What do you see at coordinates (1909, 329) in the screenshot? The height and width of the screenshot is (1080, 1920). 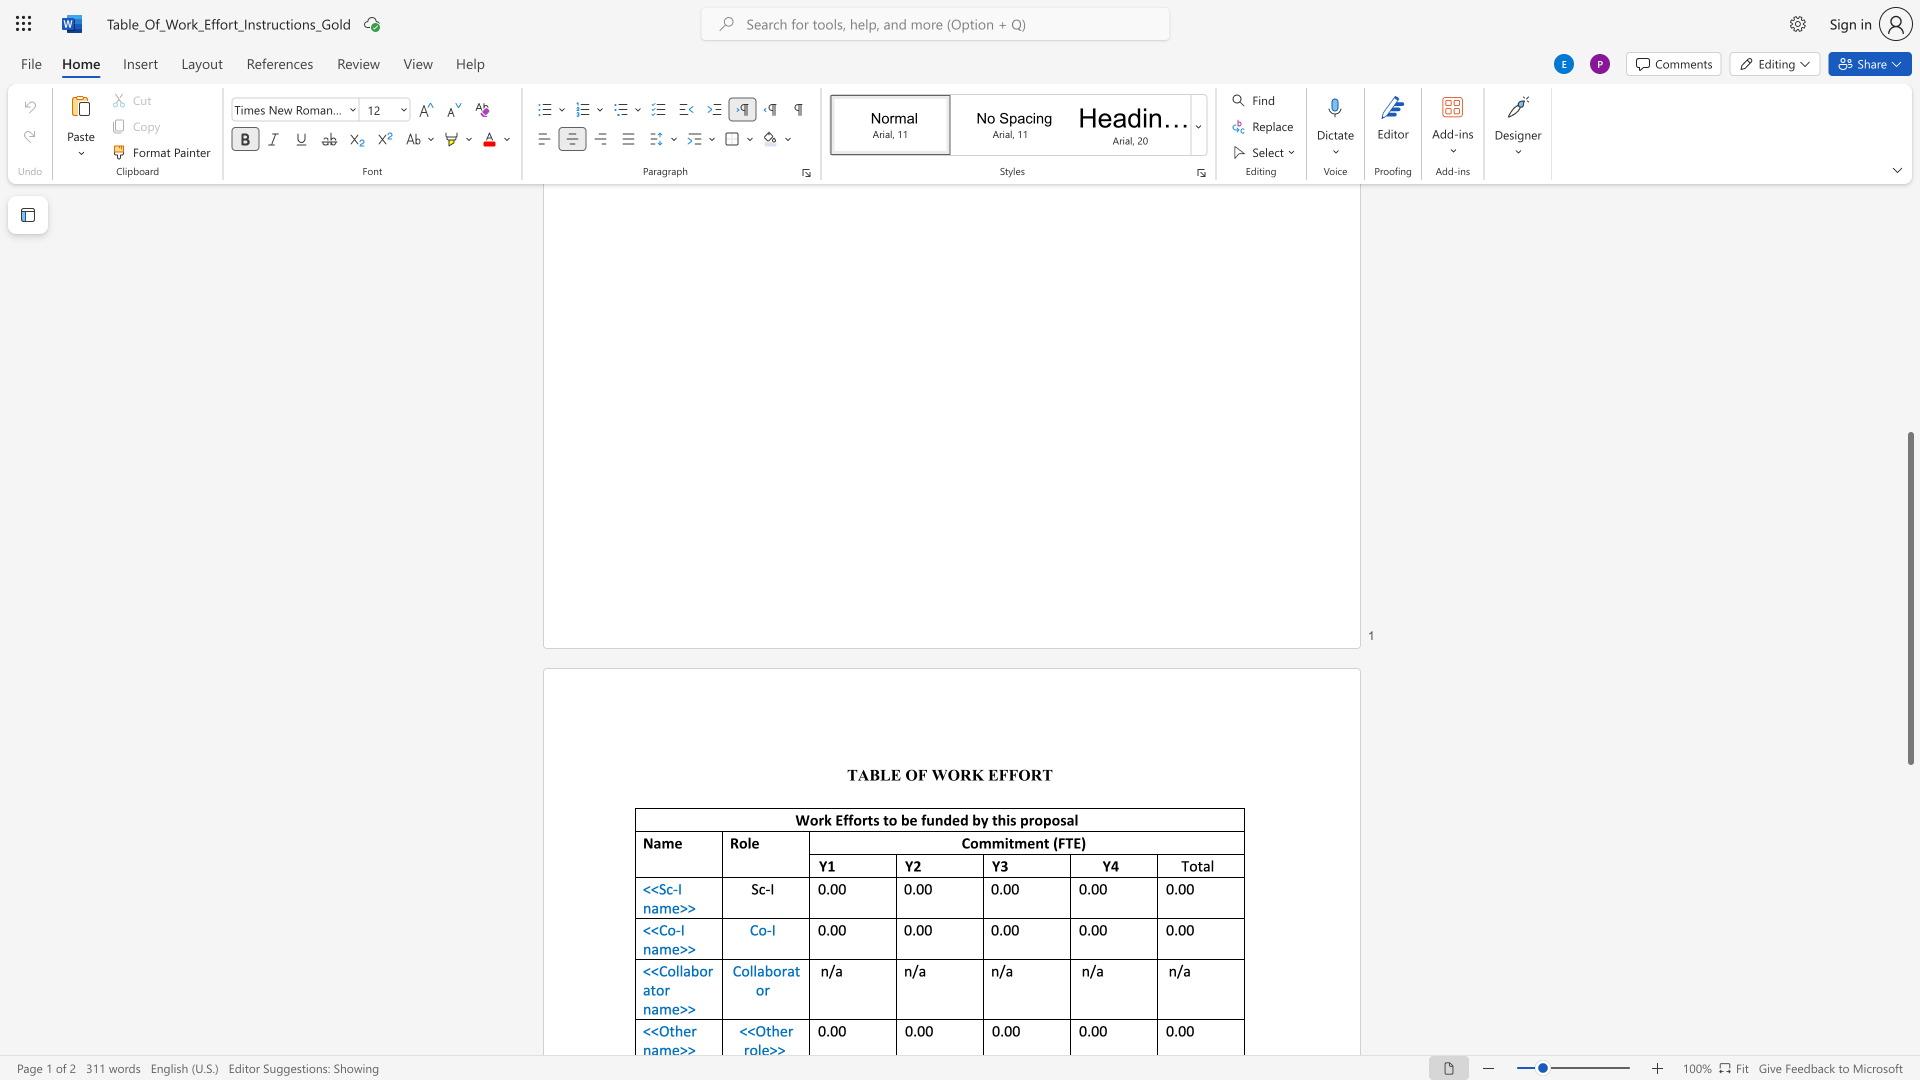 I see `the scrollbar to scroll the page up` at bounding box center [1909, 329].